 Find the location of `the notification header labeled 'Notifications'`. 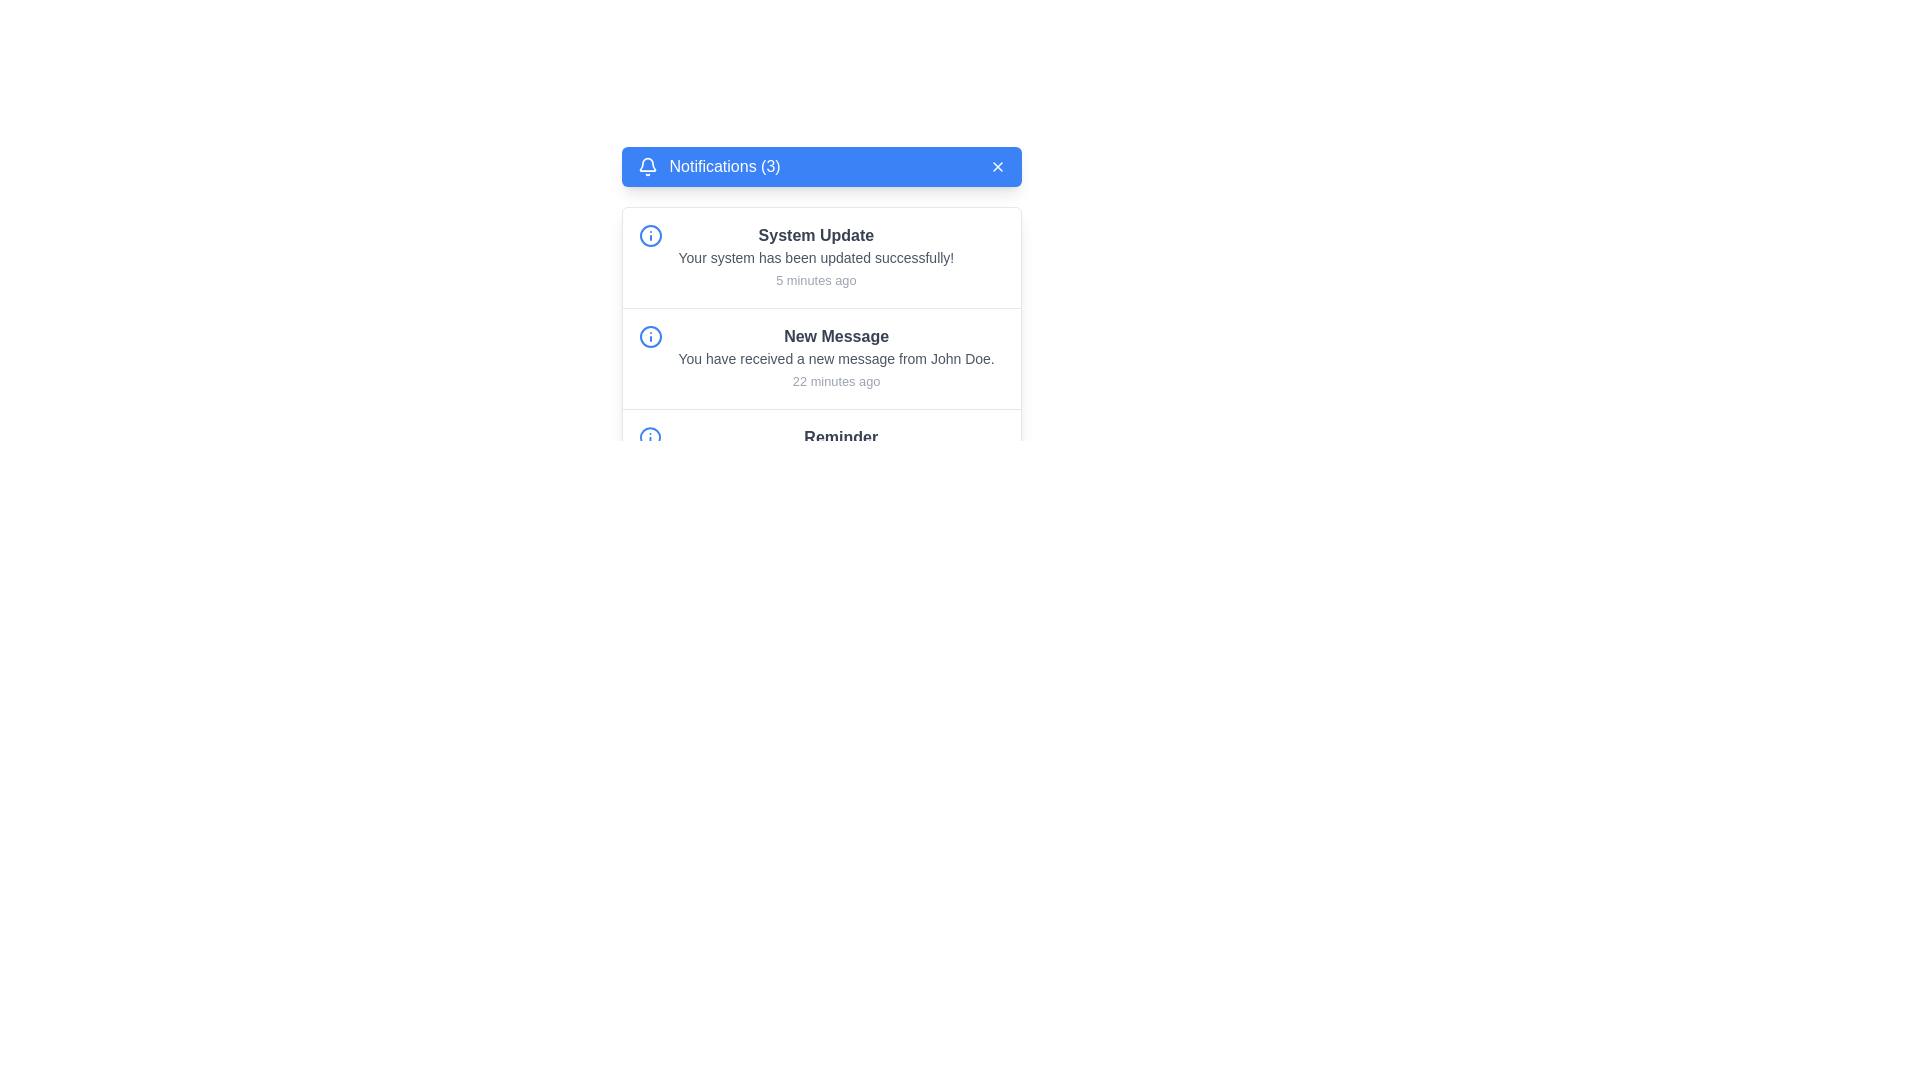

the notification header labeled 'Notifications' is located at coordinates (709, 165).